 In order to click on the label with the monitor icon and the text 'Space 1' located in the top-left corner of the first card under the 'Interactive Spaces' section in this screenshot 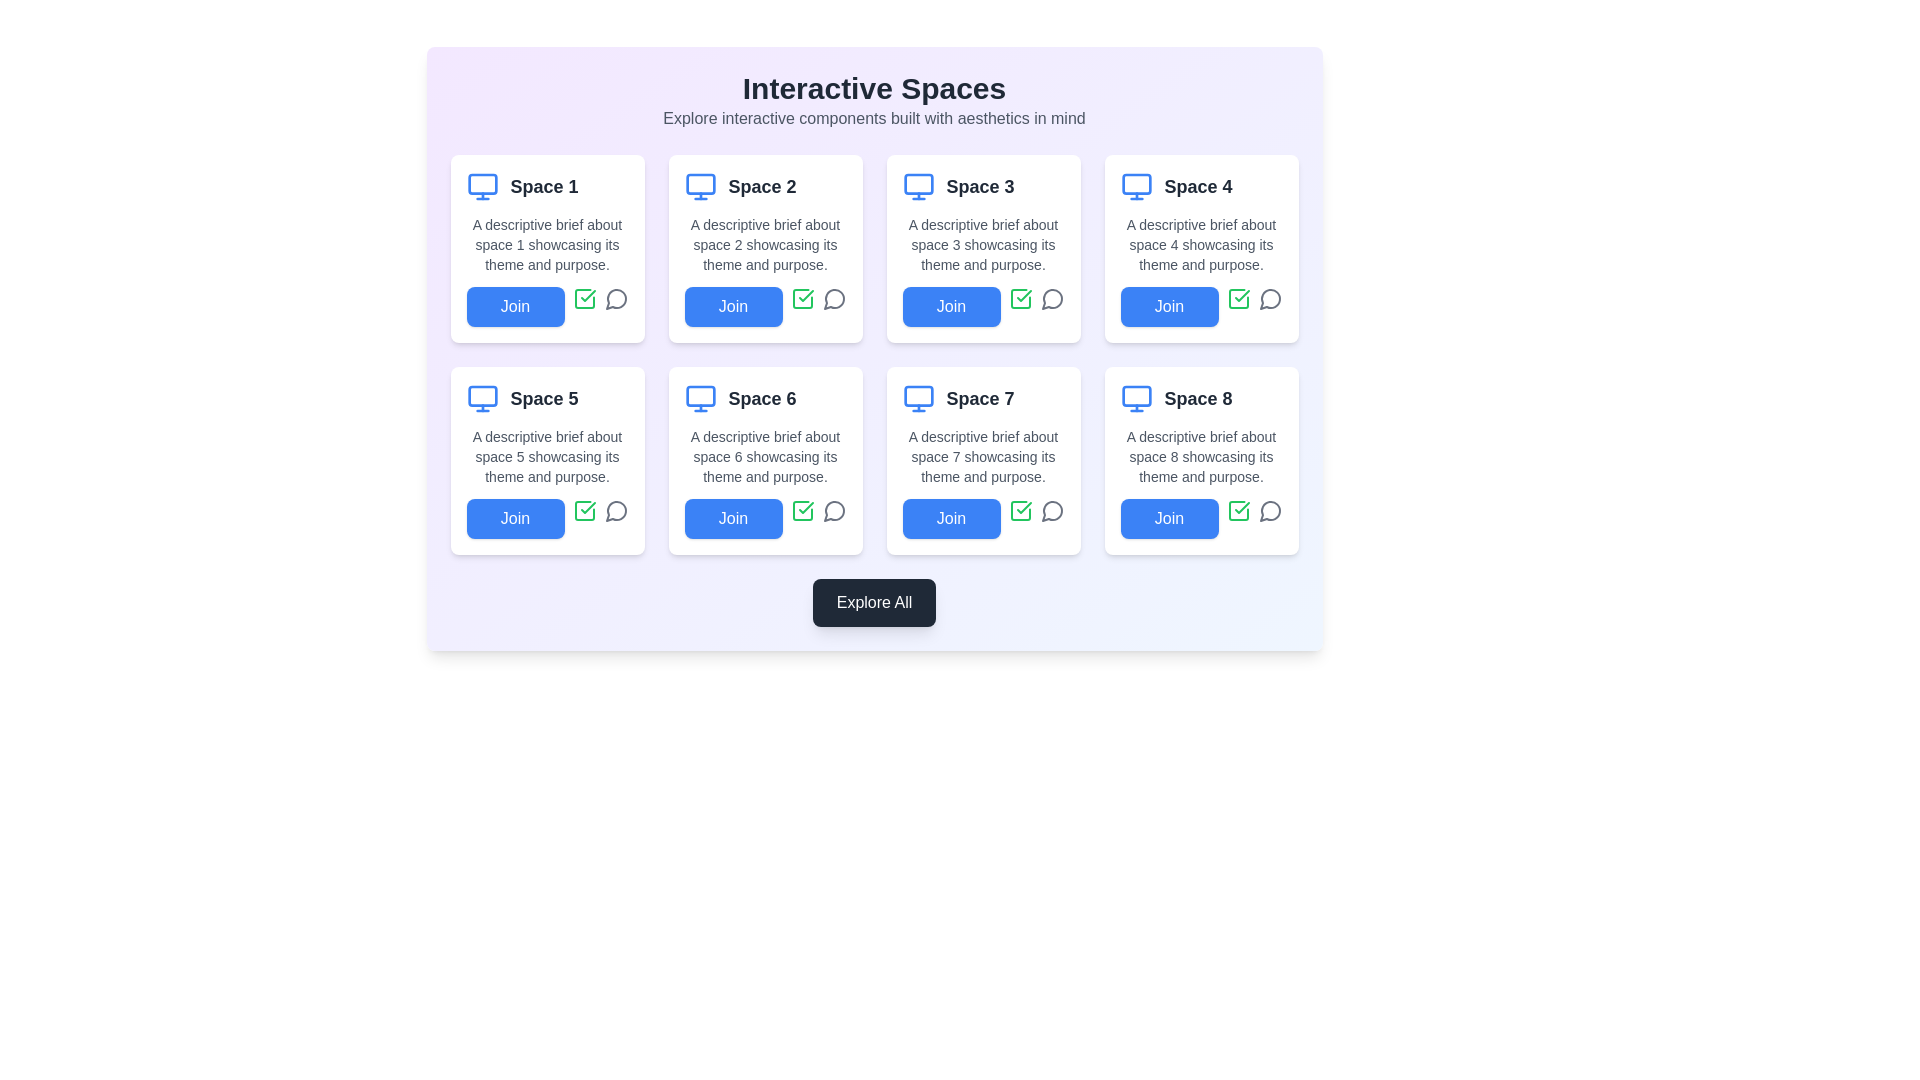, I will do `click(547, 186)`.